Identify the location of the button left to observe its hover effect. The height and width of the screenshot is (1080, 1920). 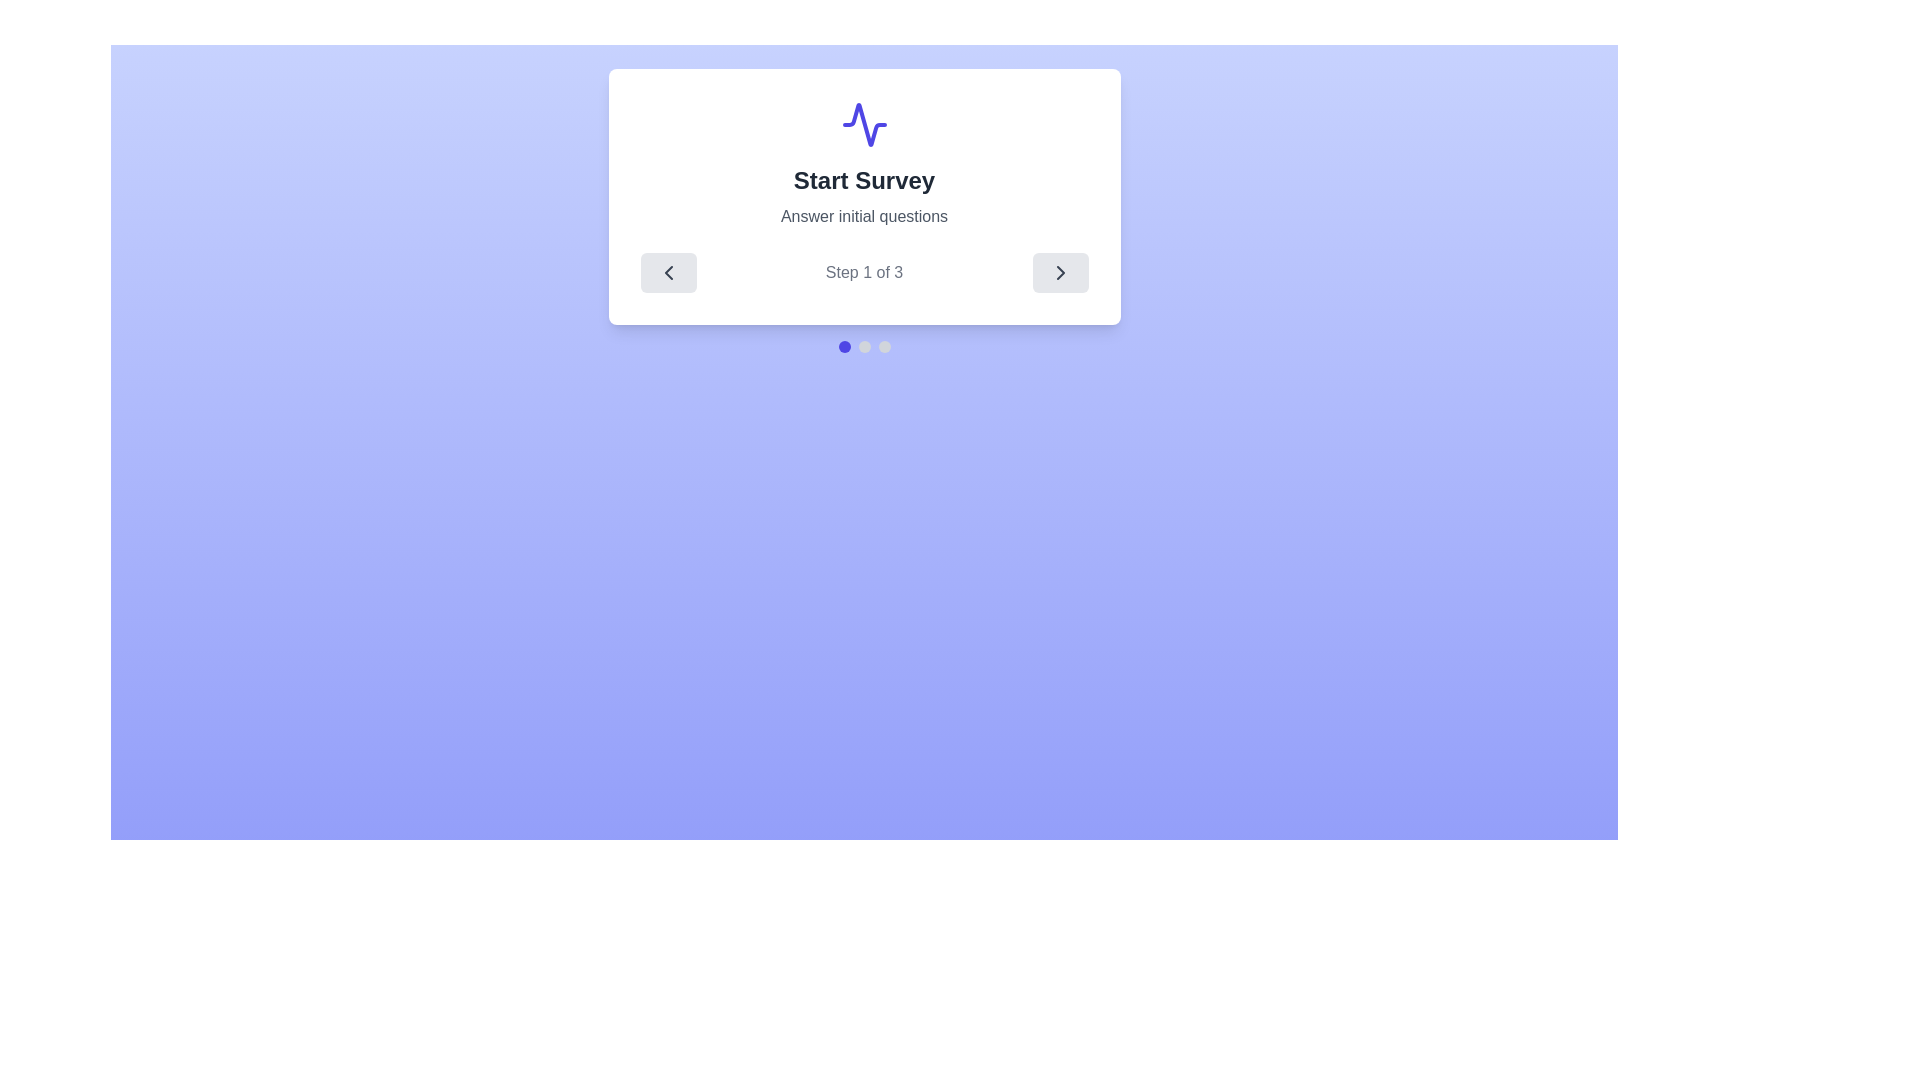
(668, 273).